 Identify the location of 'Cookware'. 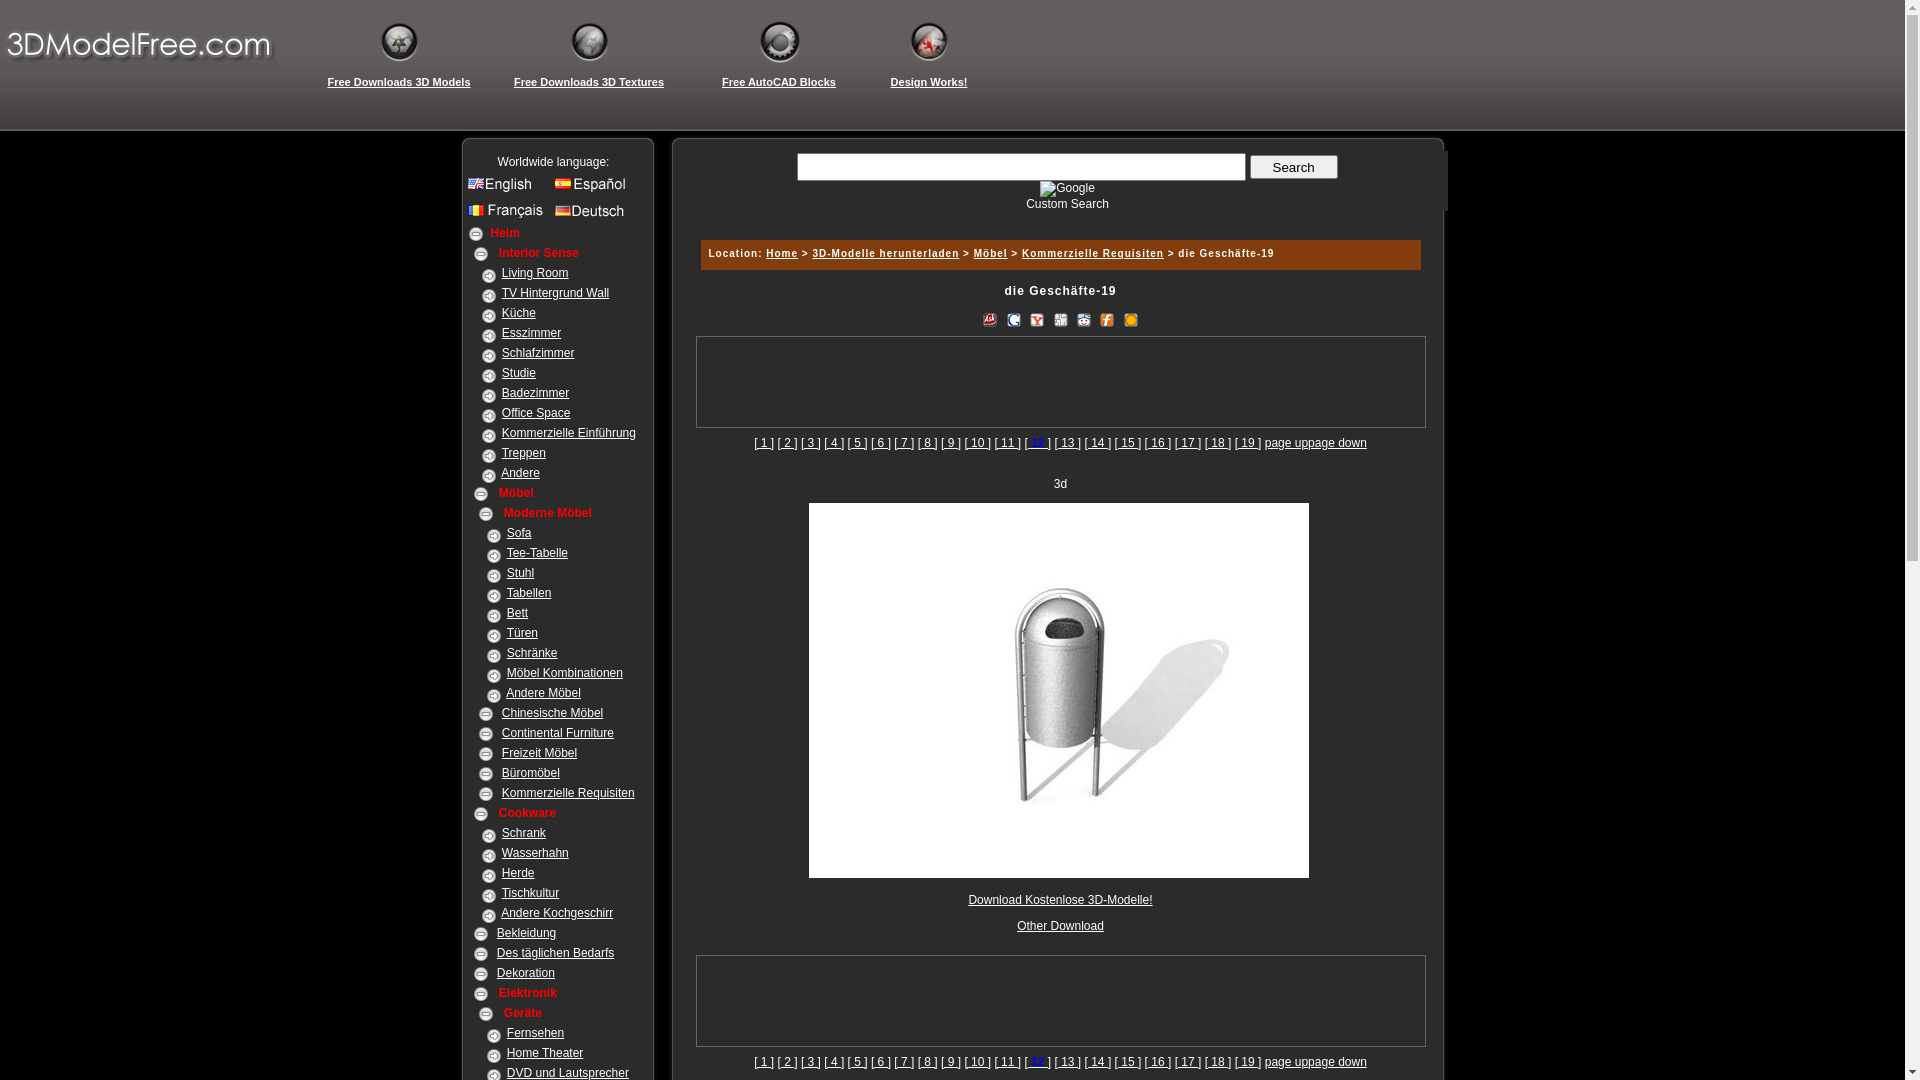
(527, 813).